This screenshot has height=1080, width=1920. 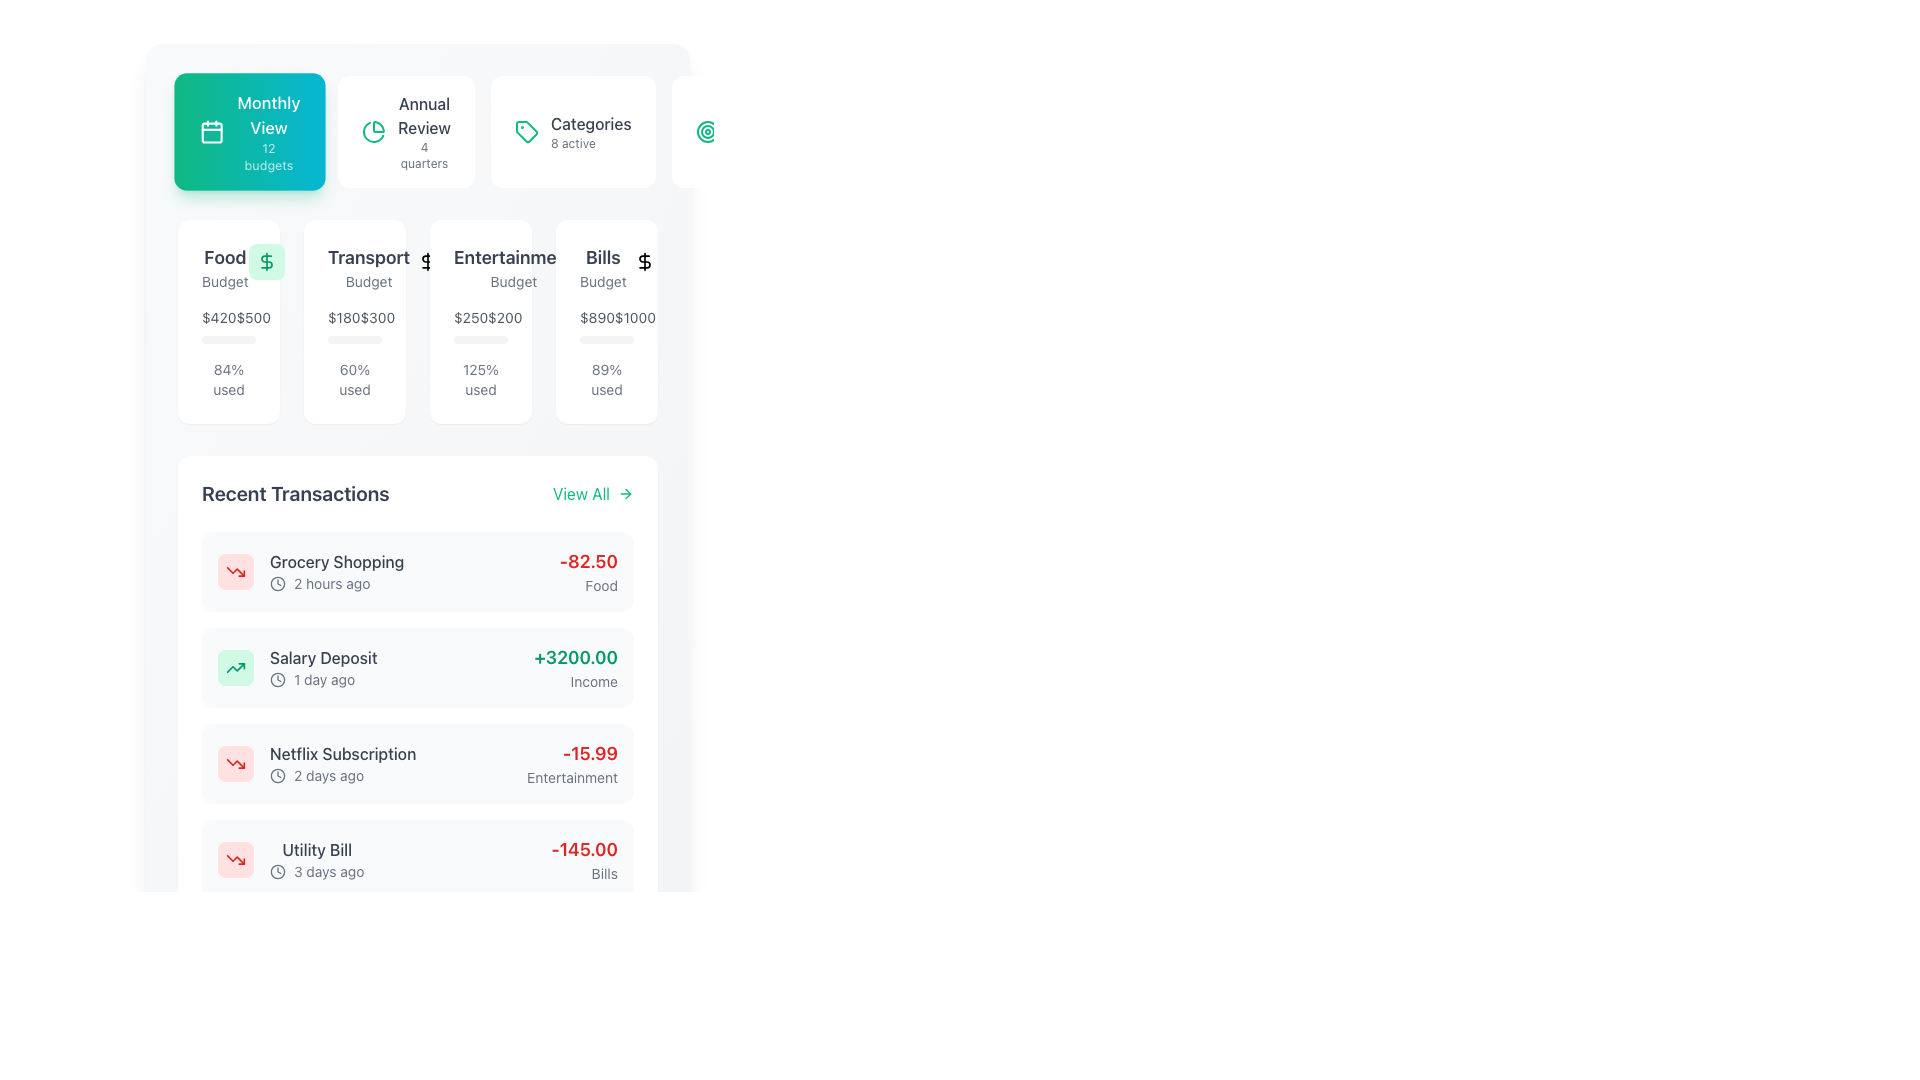 I want to click on the Text Display element showing '$250' and '$200' in the 'Entertainment Budget' section, which is positioned below the title and above the progress bar, so click(x=480, y=325).